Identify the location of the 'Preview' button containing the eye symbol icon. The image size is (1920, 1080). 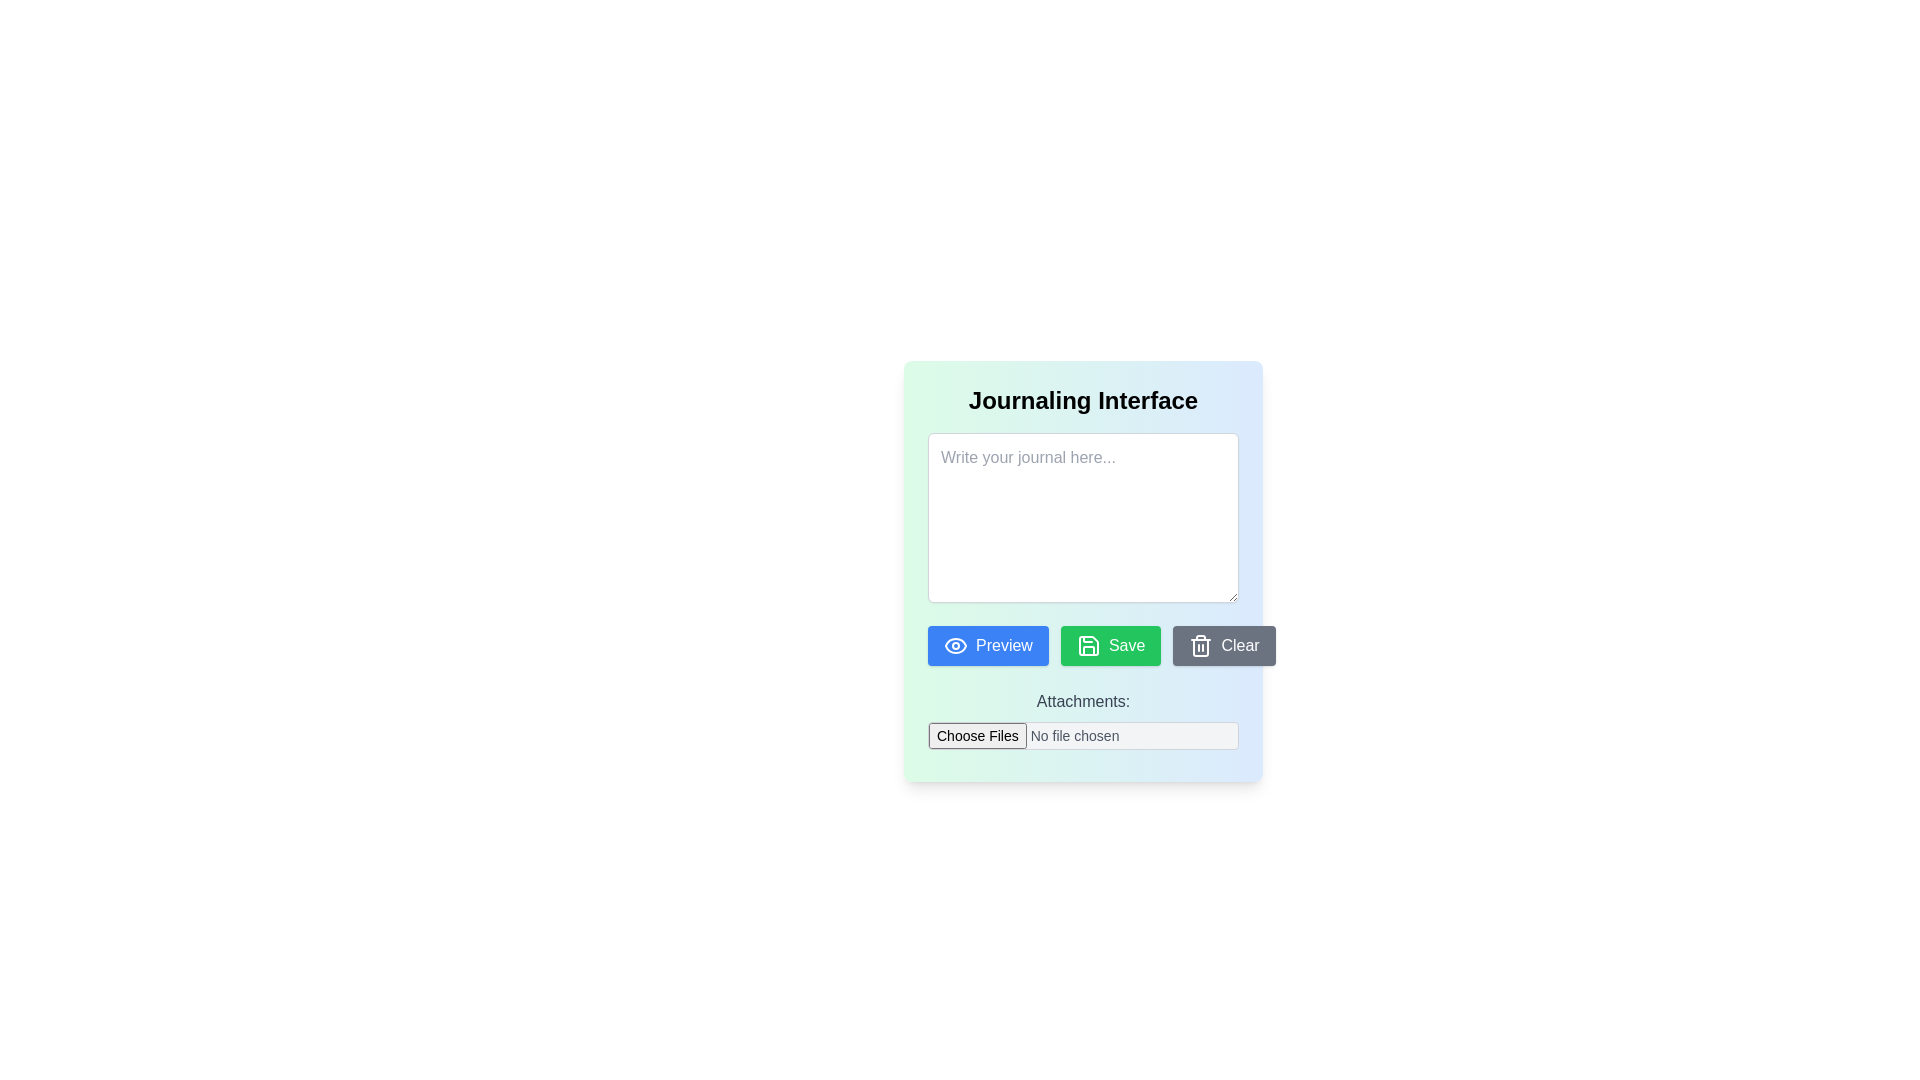
(954, 645).